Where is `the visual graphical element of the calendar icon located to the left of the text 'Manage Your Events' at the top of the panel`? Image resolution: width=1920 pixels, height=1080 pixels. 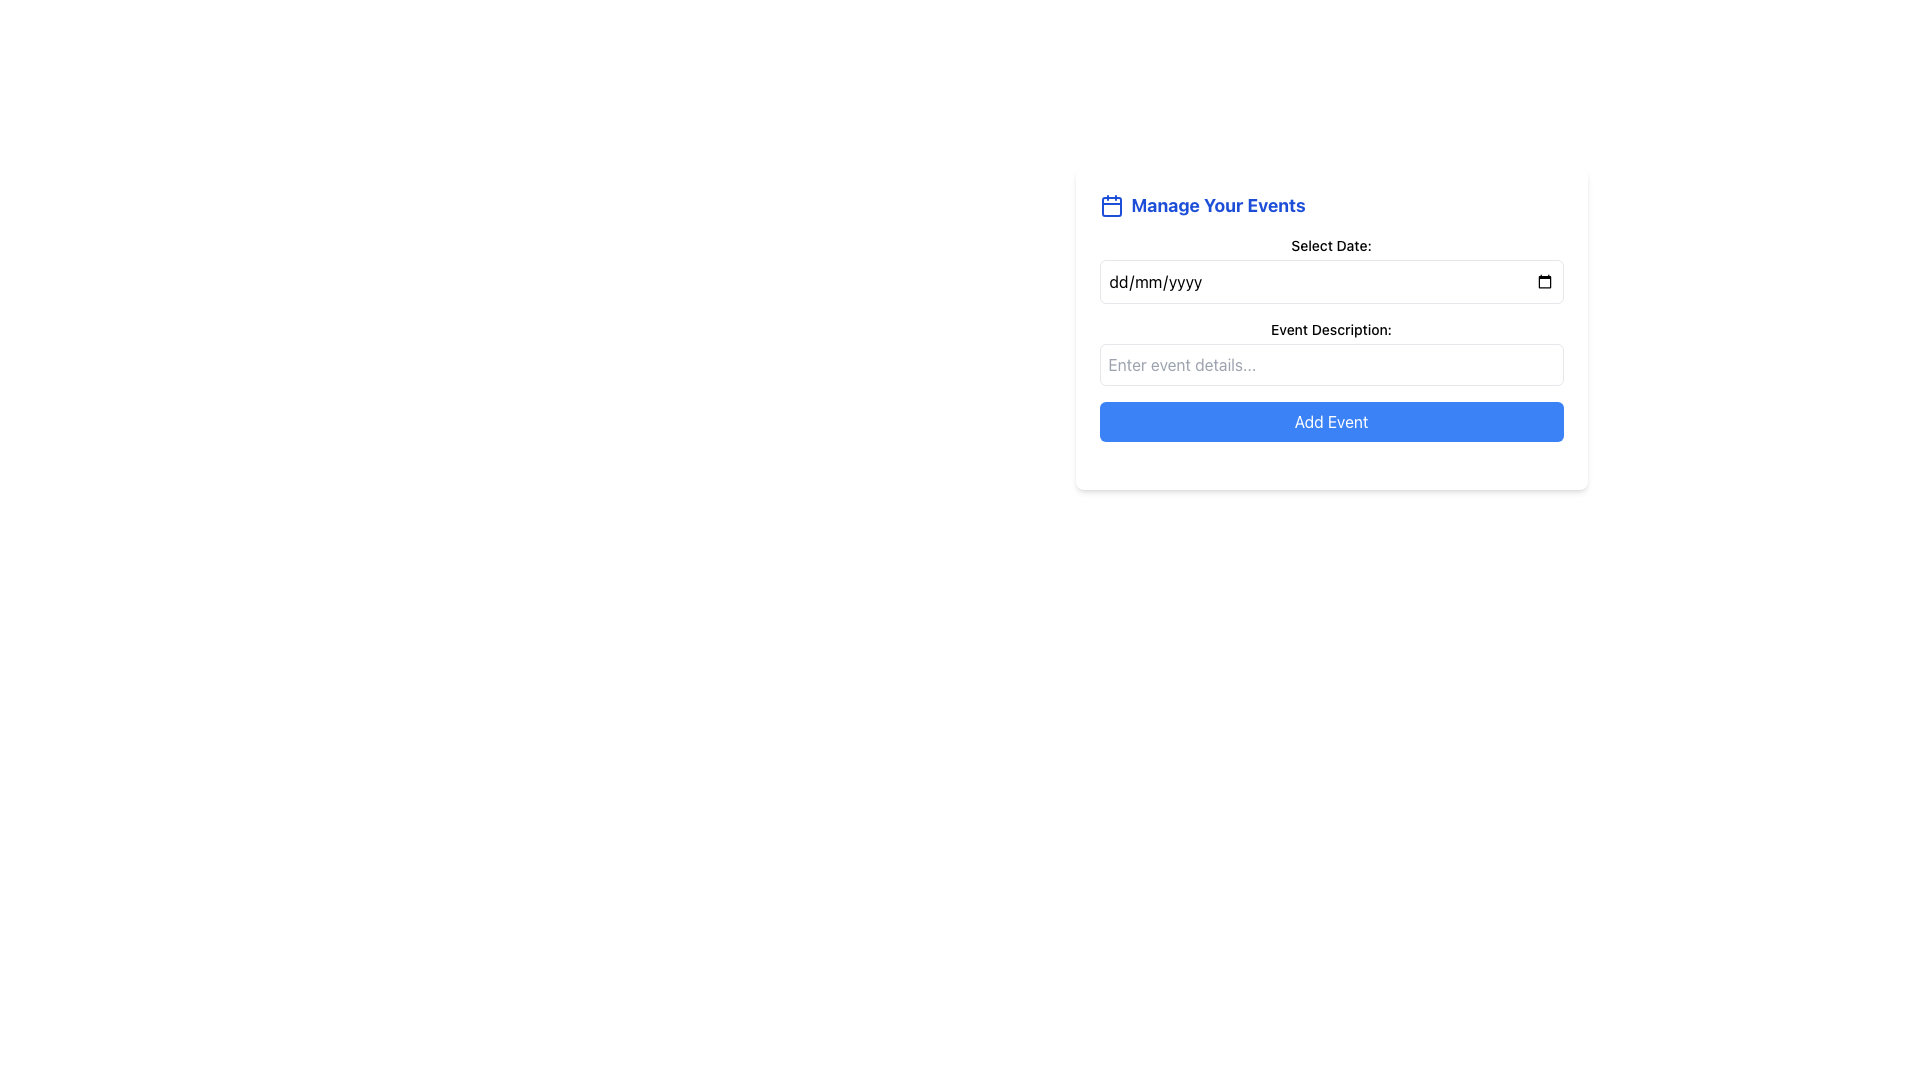
the visual graphical element of the calendar icon located to the left of the text 'Manage Your Events' at the top of the panel is located at coordinates (1110, 207).